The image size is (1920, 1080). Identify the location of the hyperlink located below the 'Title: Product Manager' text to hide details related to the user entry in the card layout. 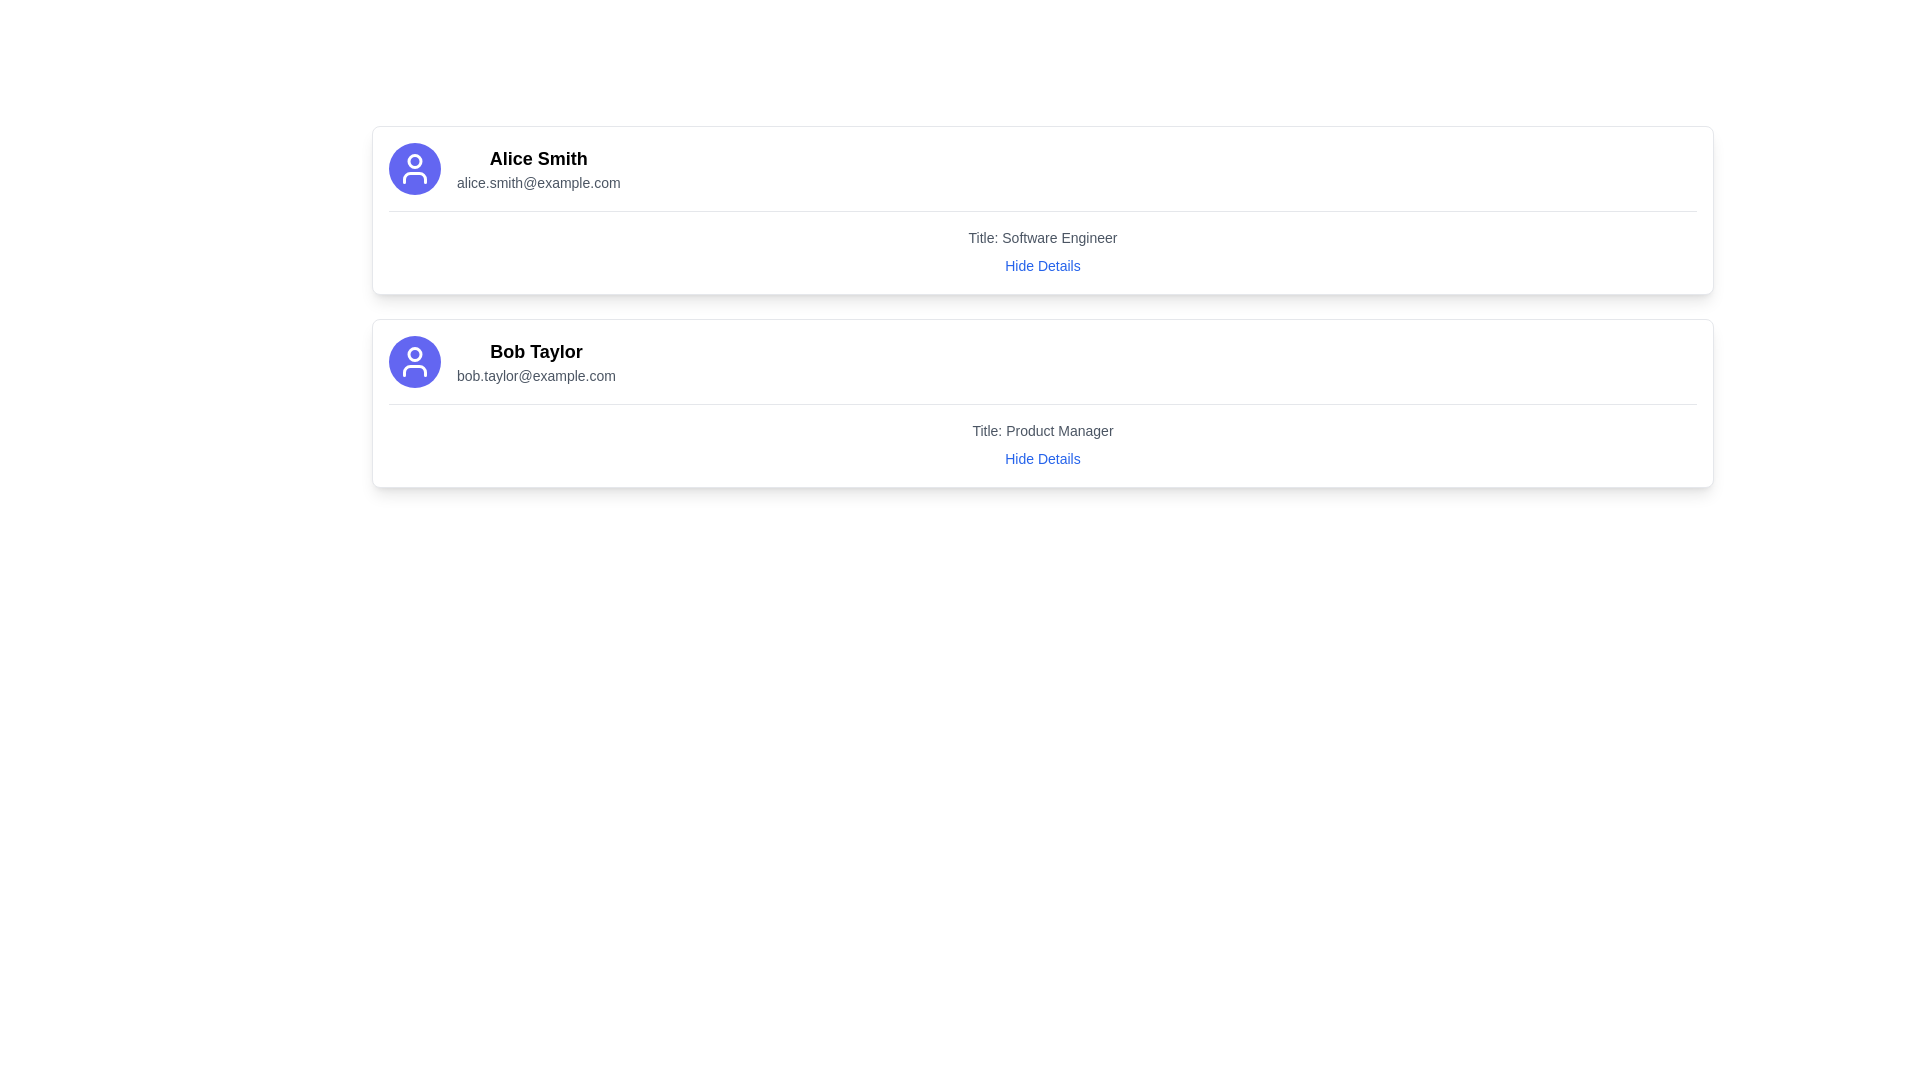
(1041, 459).